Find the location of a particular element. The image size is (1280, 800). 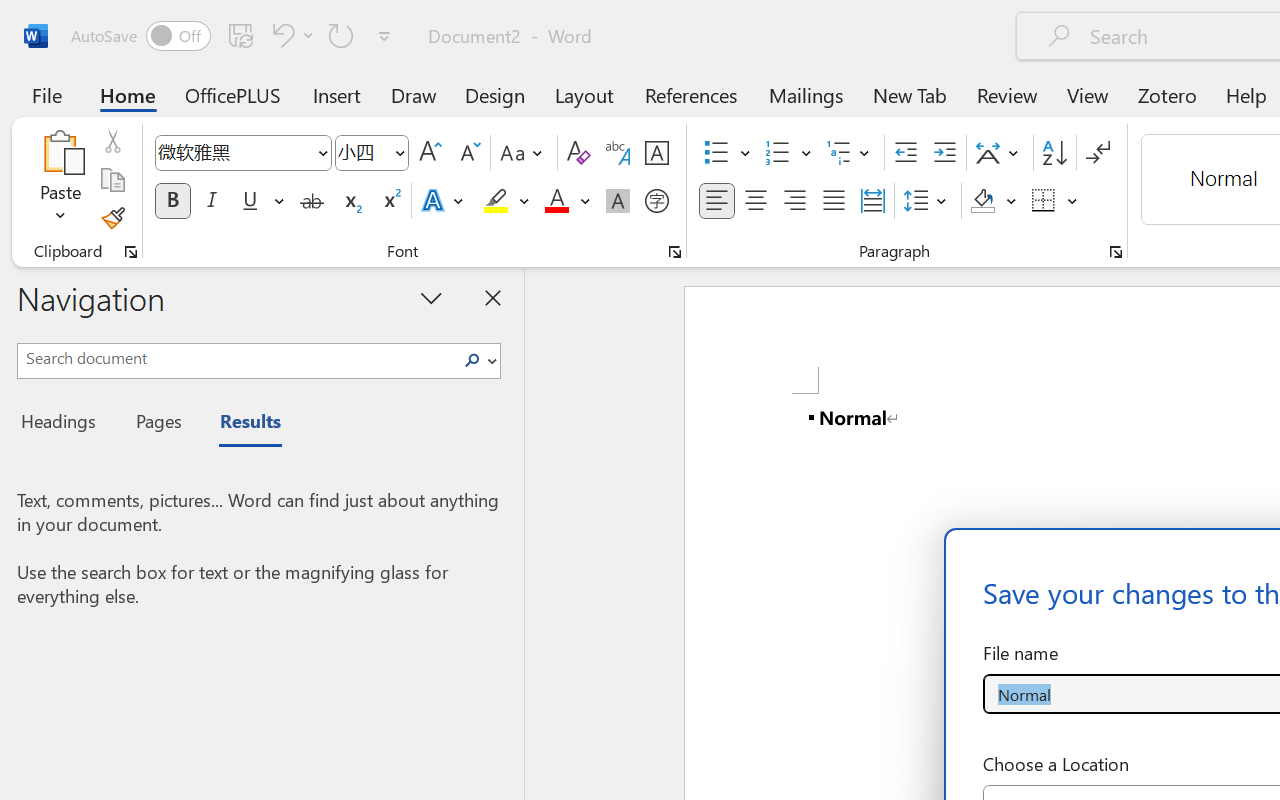

'Review' is located at coordinates (1007, 94).